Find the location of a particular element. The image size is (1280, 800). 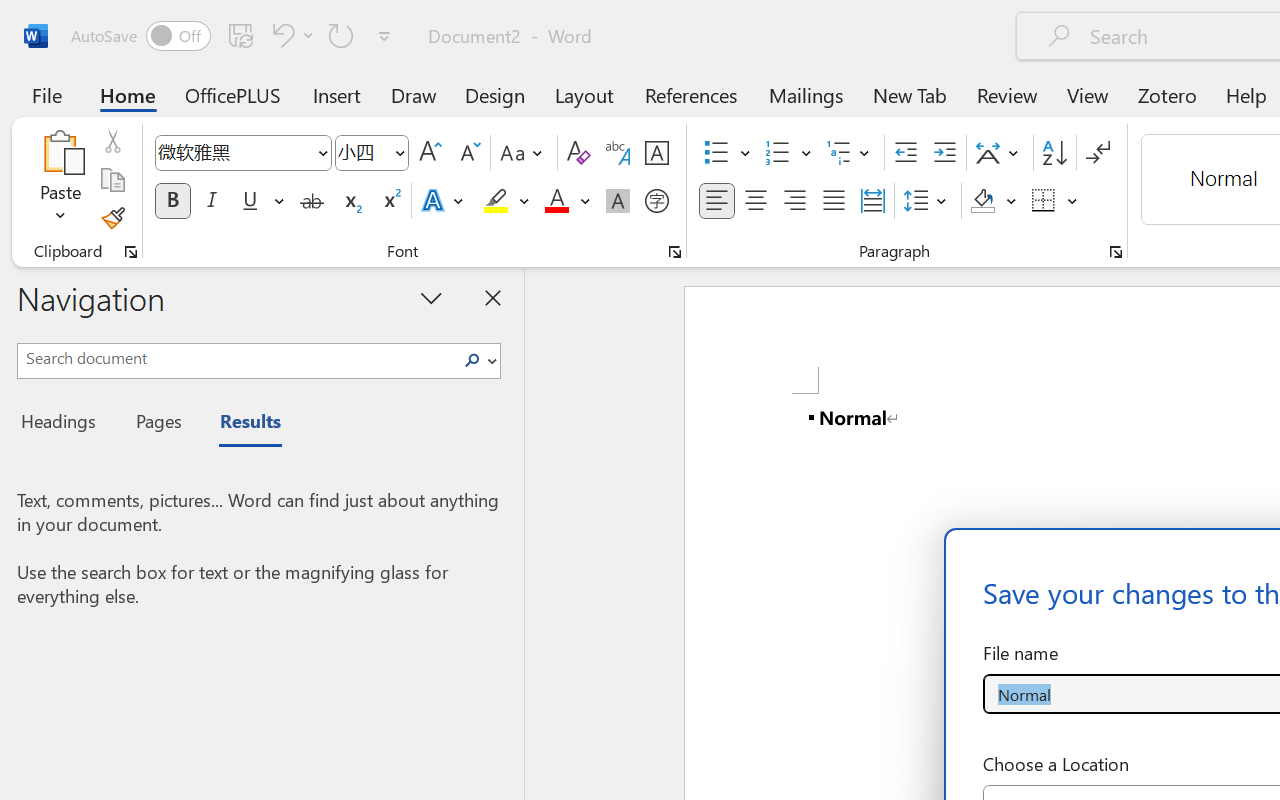

'Review' is located at coordinates (1007, 94).